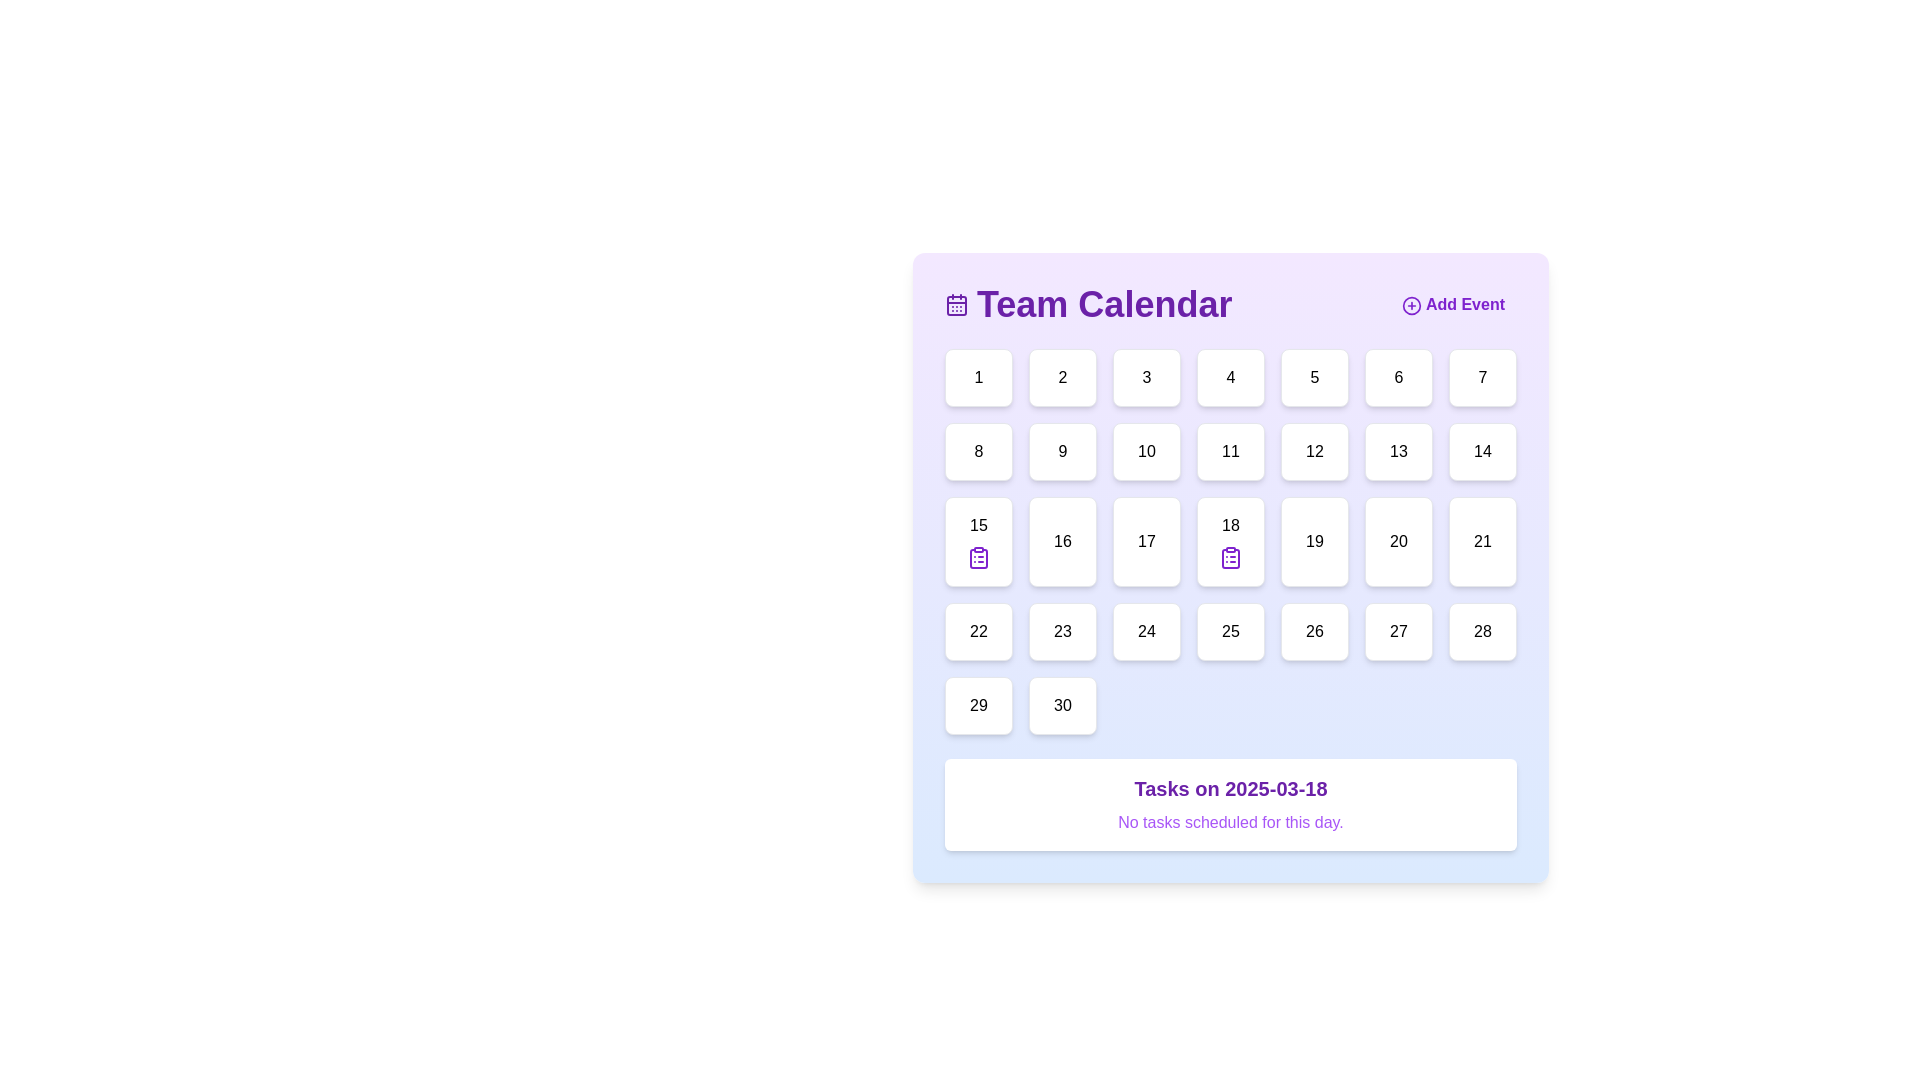 The height and width of the screenshot is (1080, 1920). I want to click on the square button with rounded corners and the number '29' centered inside, so click(979, 704).